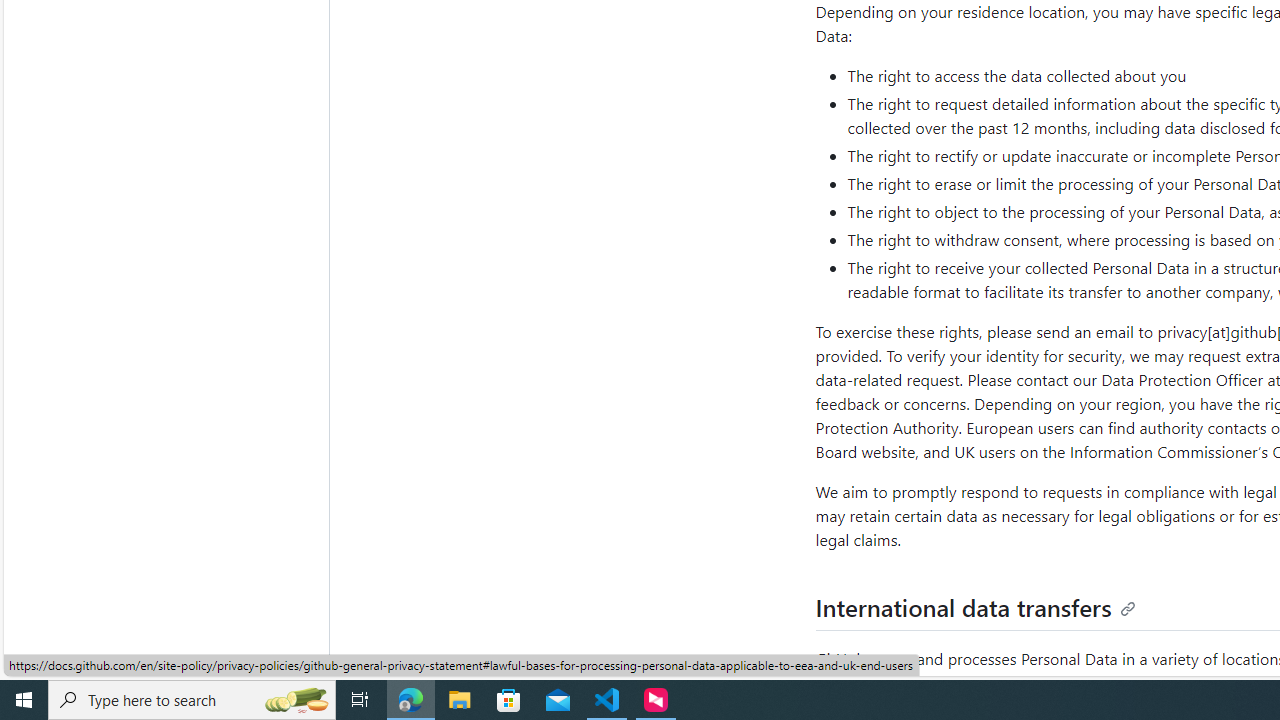 This screenshot has height=720, width=1280. I want to click on 'International data transfers', so click(976, 606).